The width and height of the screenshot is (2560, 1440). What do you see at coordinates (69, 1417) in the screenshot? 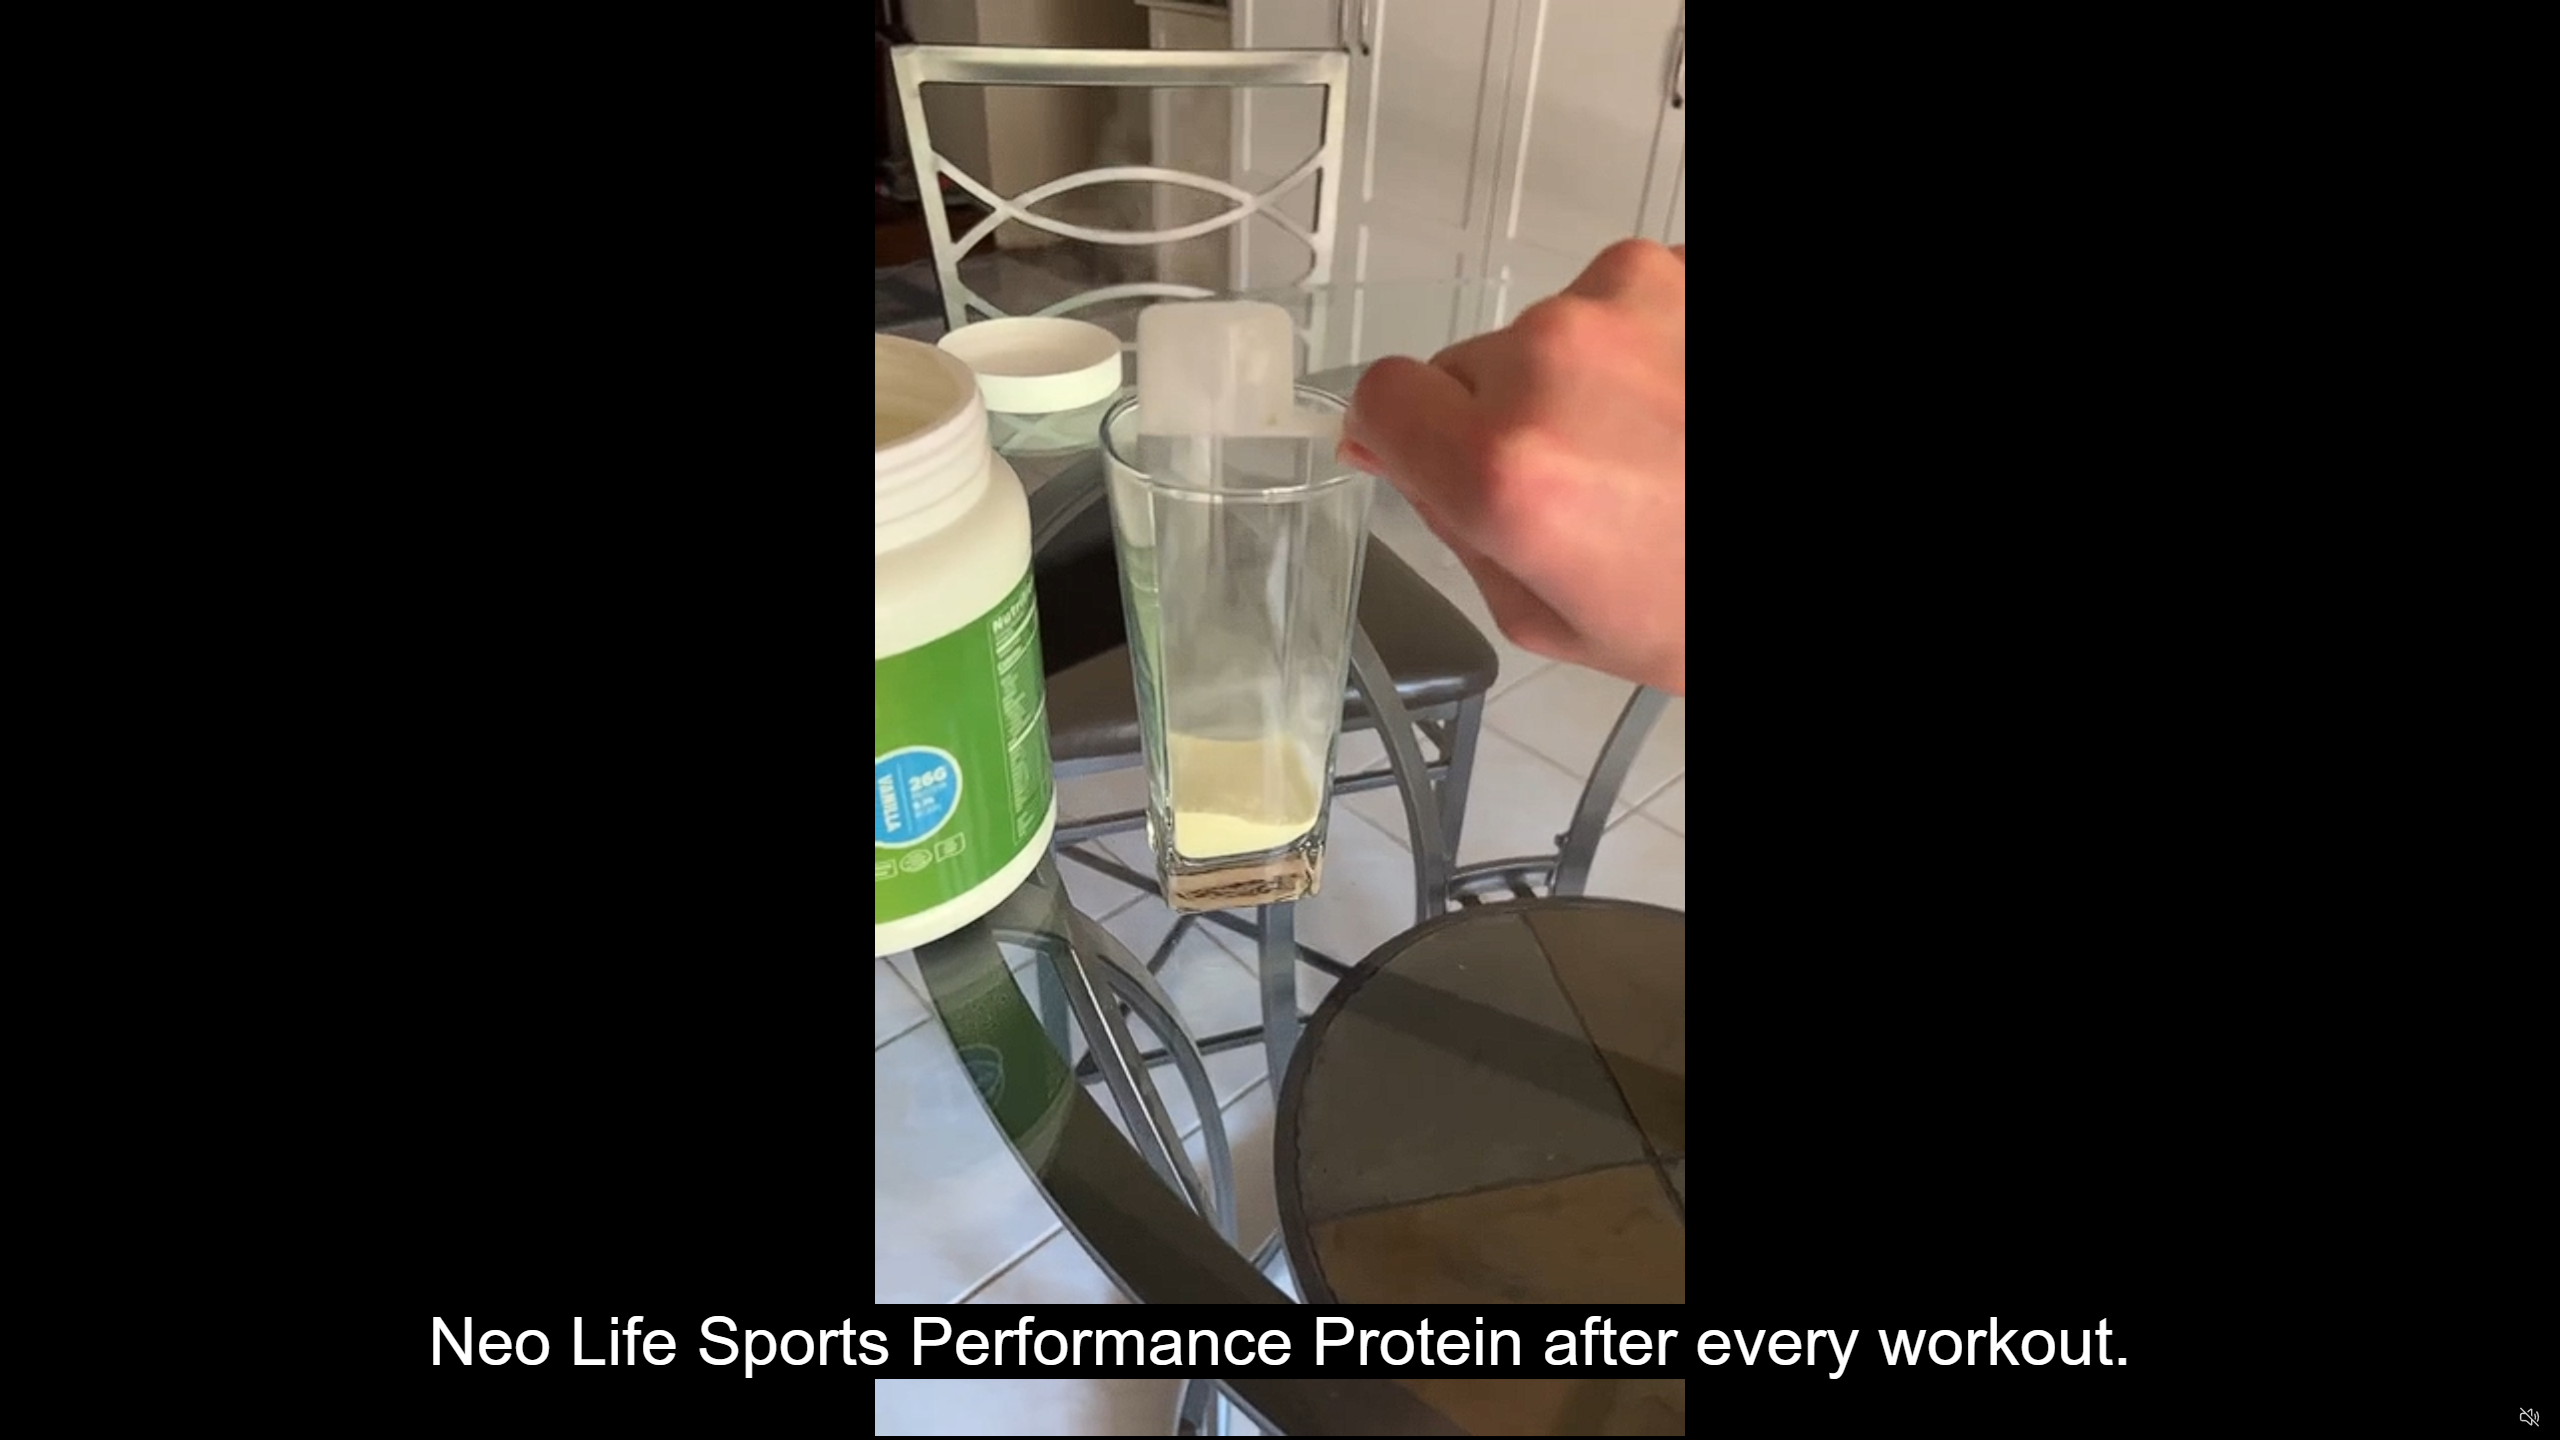
I see `'Seek Back'` at bounding box center [69, 1417].